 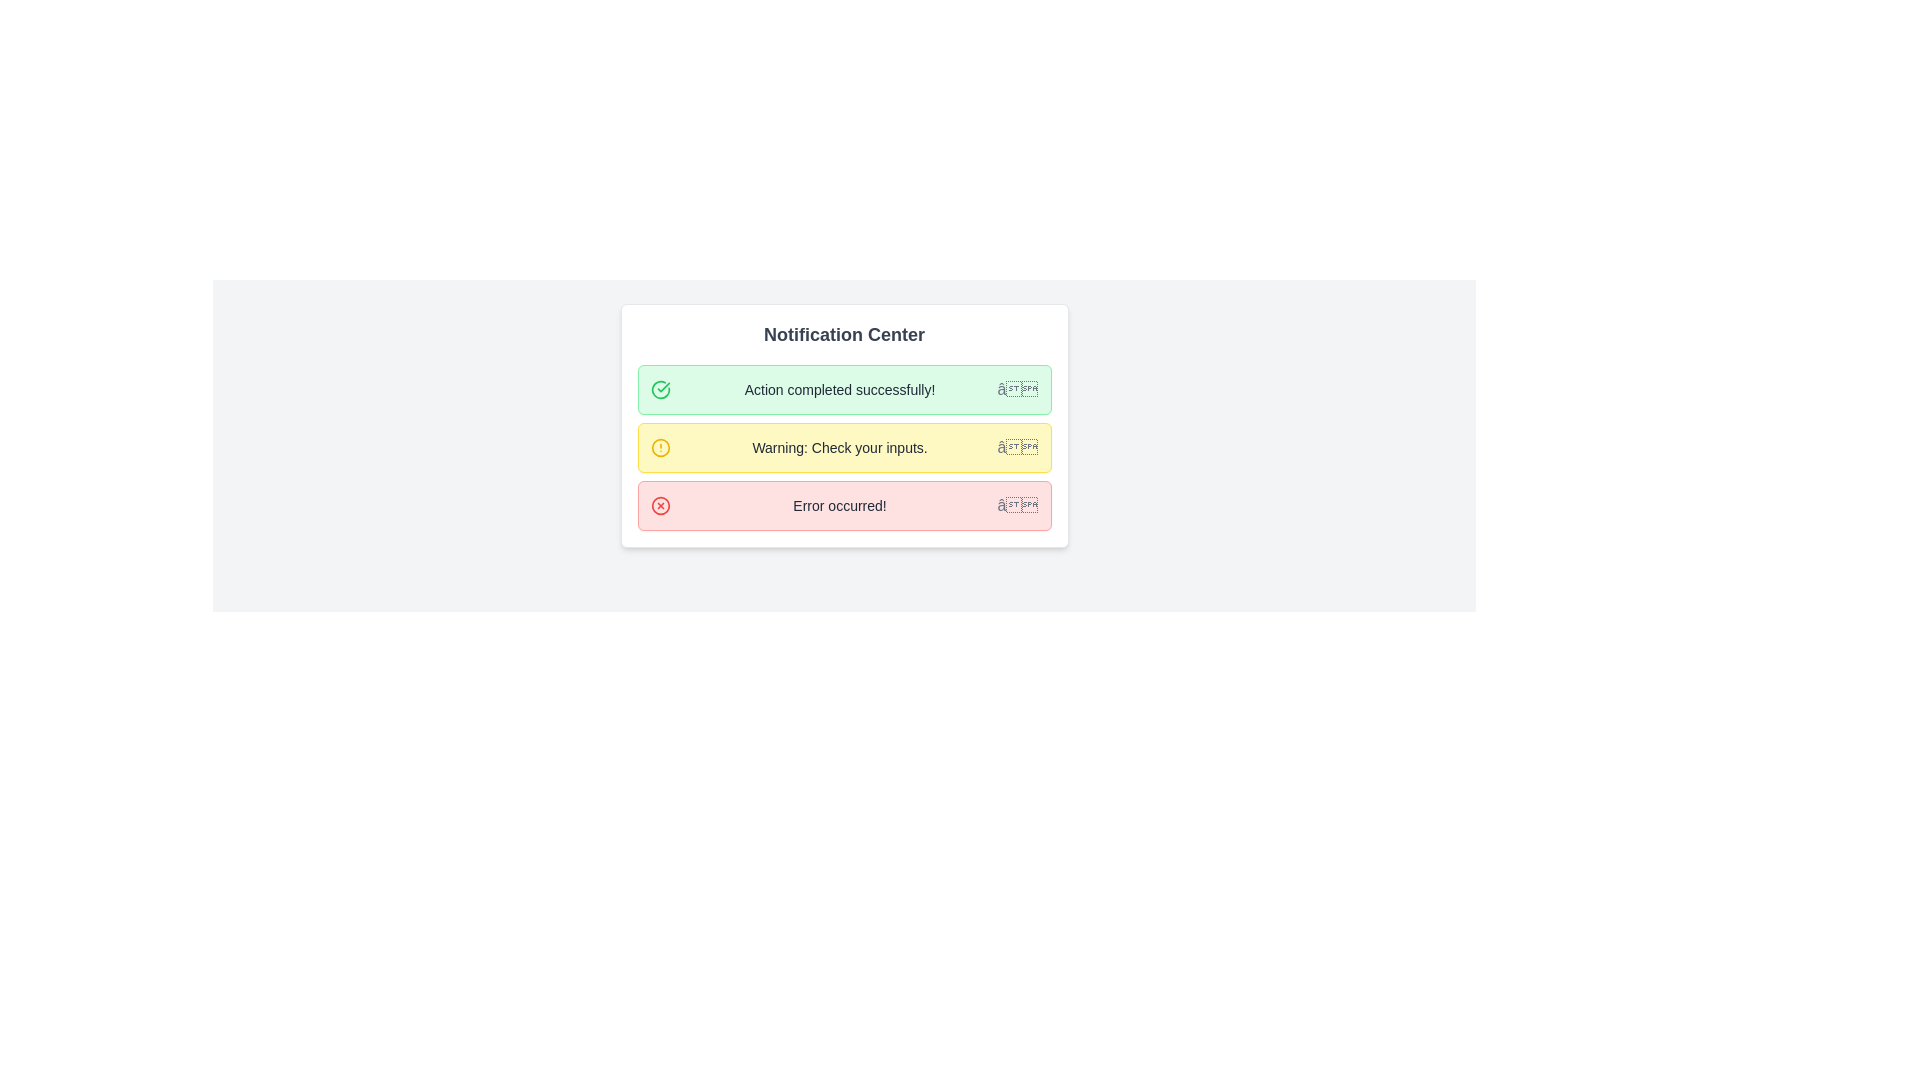 I want to click on the green circular icon with a checkmark, which indicates success, located to the left of the notification text 'Action completed successfully!', so click(x=660, y=389).